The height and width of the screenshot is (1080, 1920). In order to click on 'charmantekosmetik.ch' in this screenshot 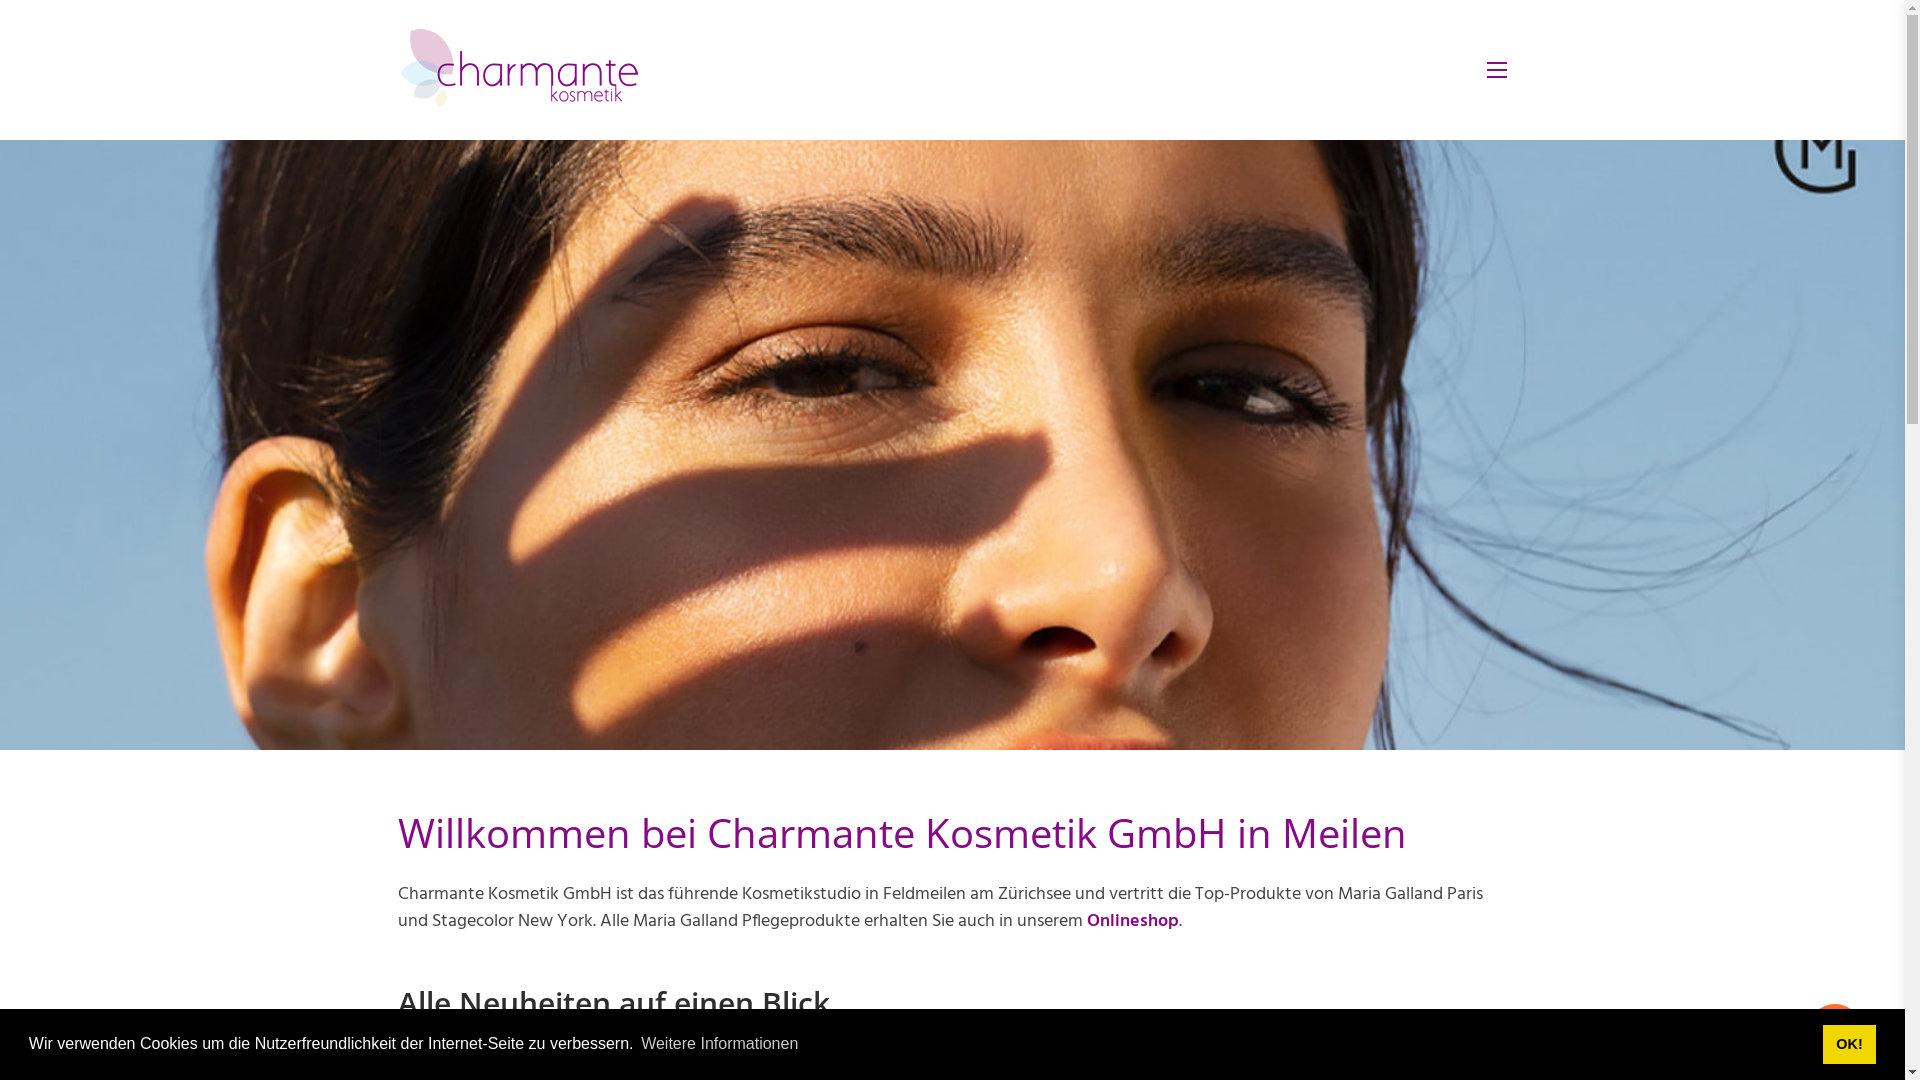, I will do `click(398, 68)`.